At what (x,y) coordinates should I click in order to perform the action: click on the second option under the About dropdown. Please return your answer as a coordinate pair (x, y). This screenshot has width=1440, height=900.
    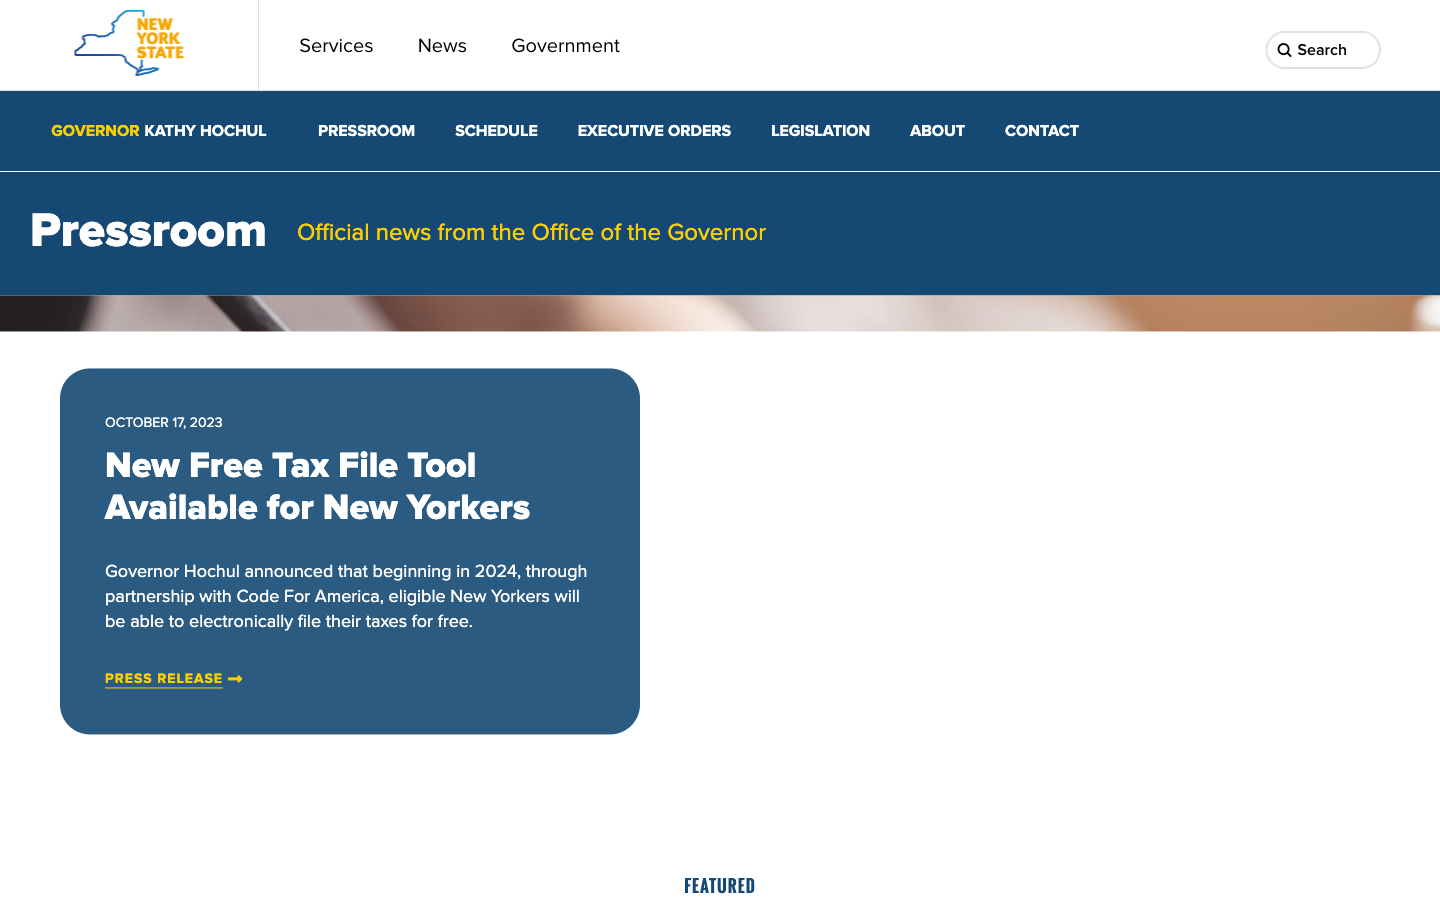
    Looking at the image, I should click on (937, 131).